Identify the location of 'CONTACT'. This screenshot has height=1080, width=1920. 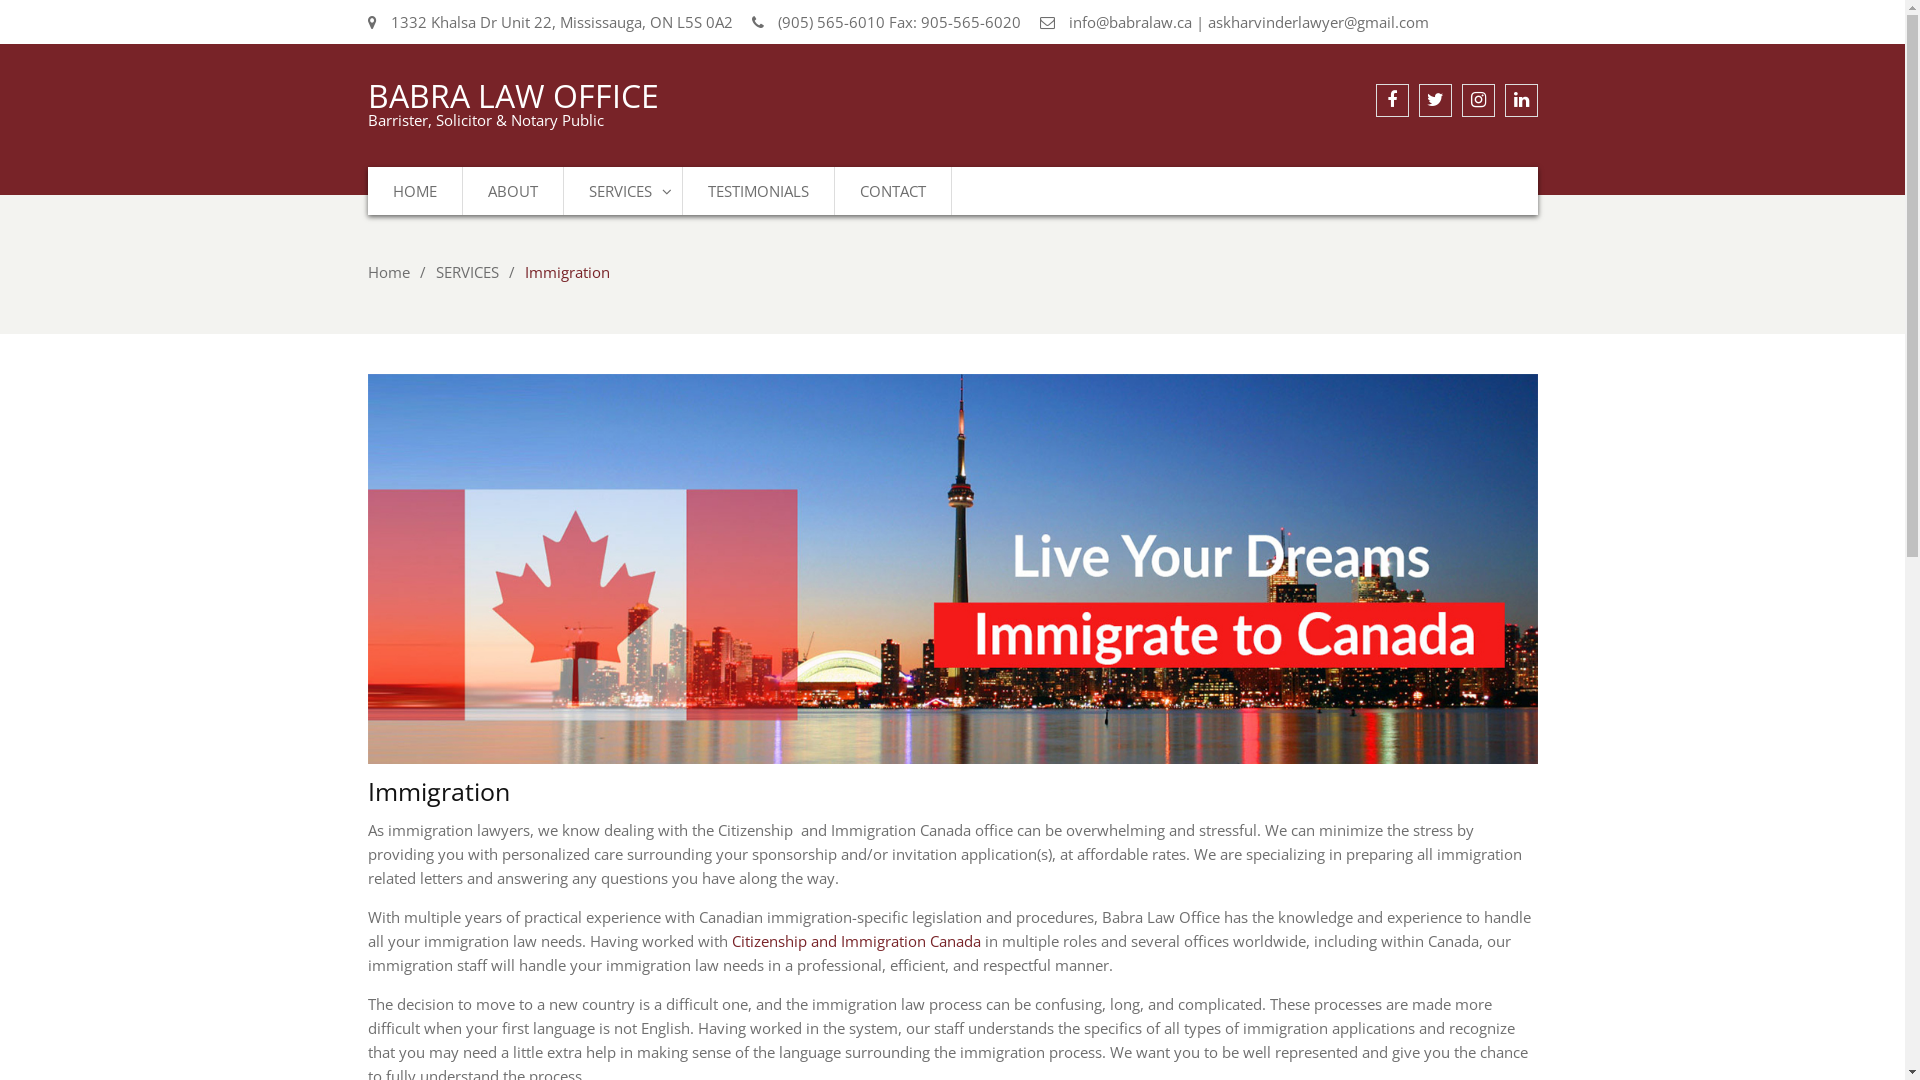
(891, 191).